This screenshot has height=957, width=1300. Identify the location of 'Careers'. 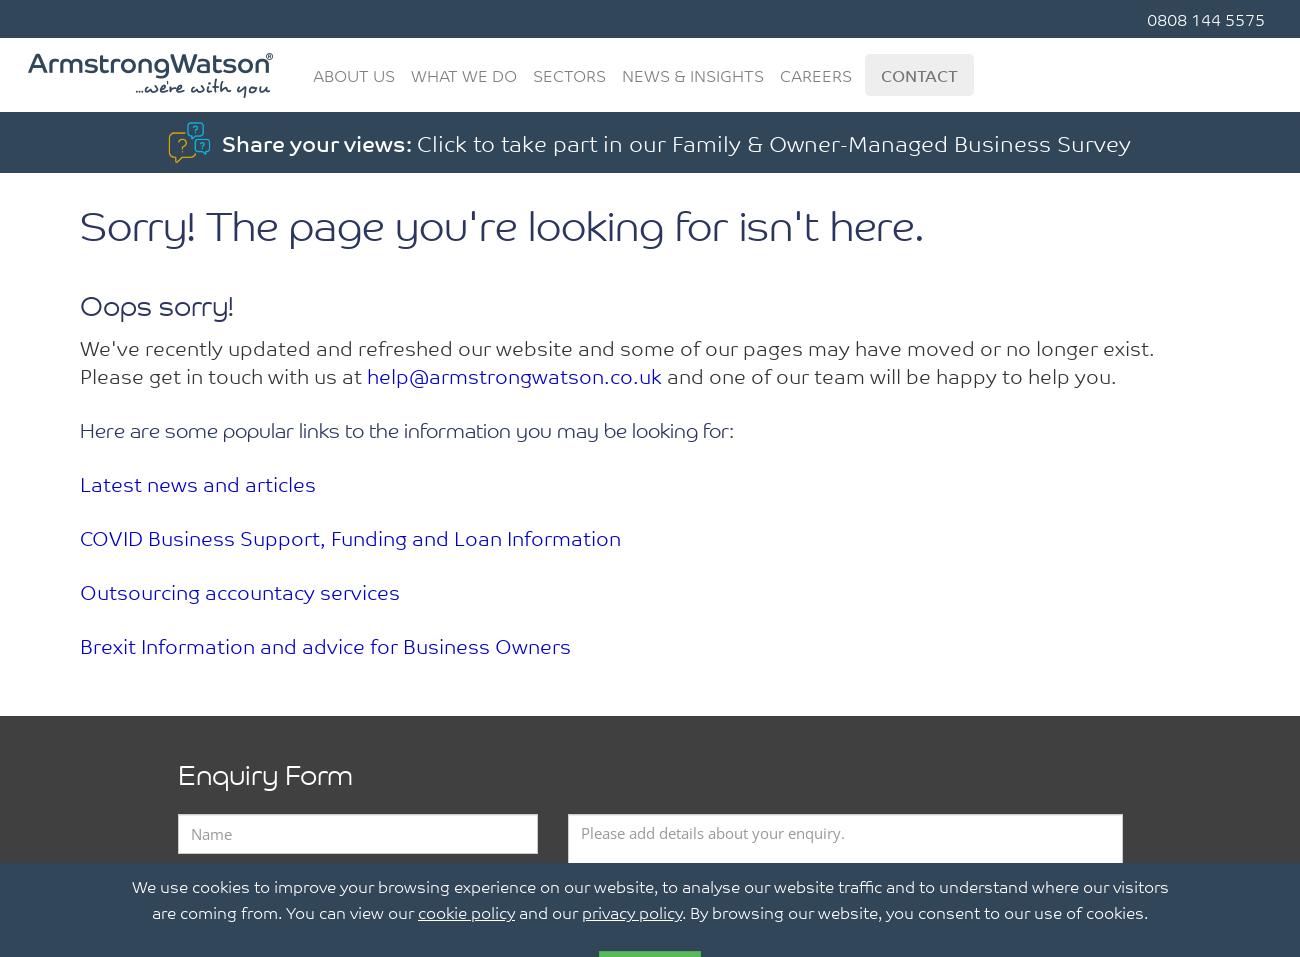
(816, 74).